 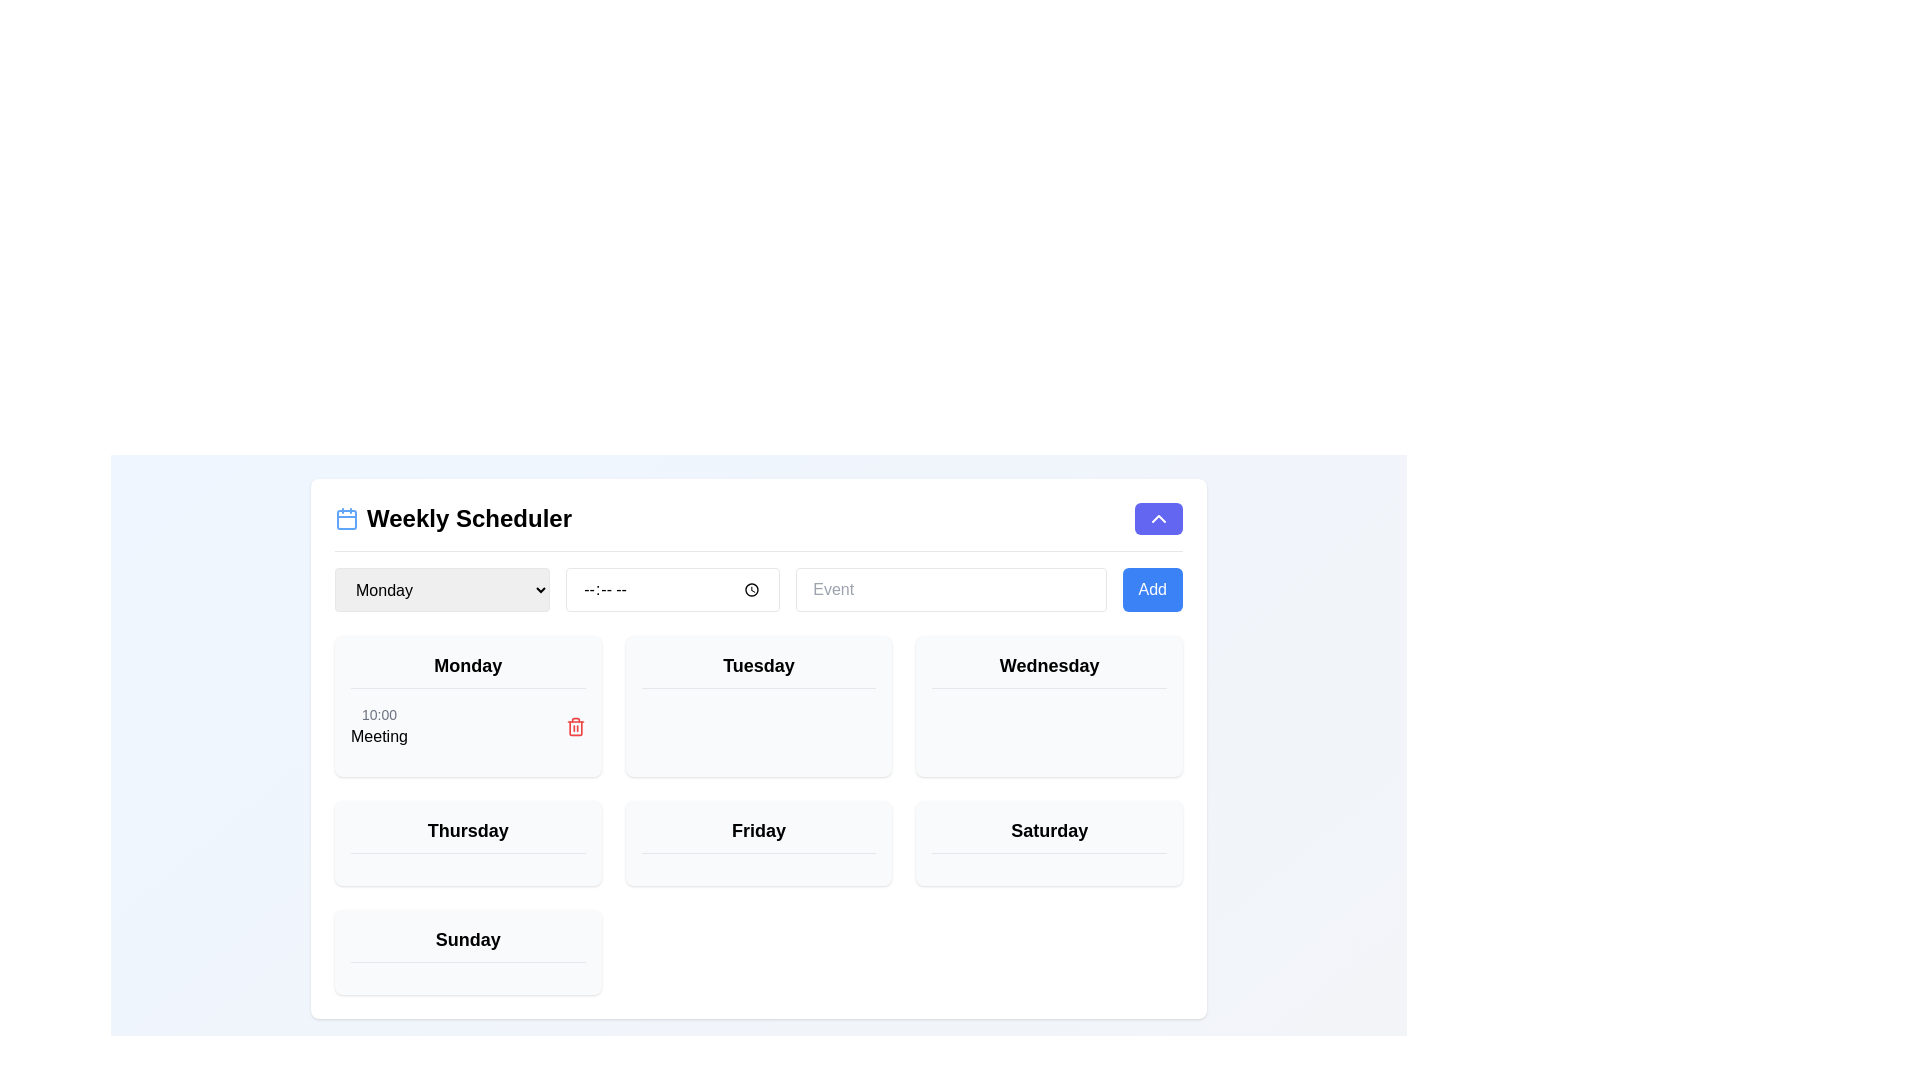 What do you see at coordinates (757, 814) in the screenshot?
I see `the interactive card representing Friday in the weekly schedule` at bounding box center [757, 814].